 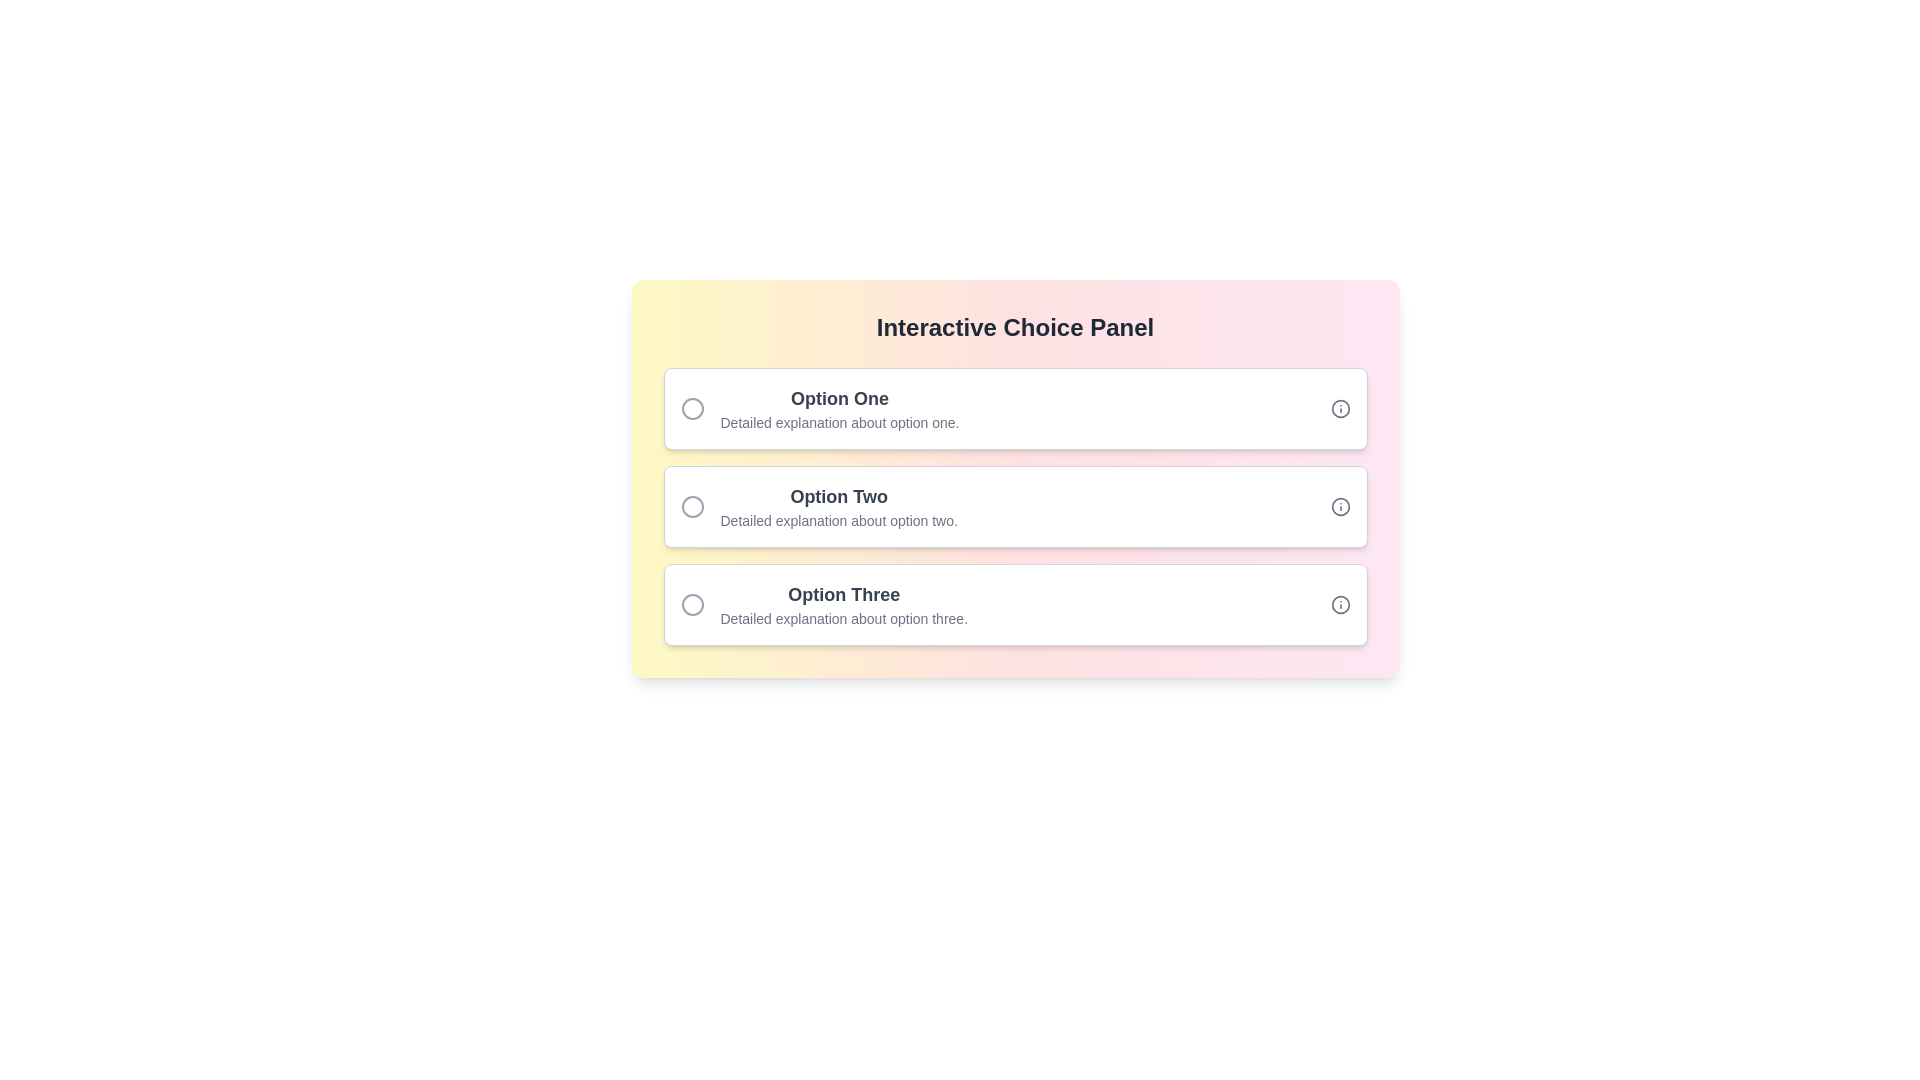 What do you see at coordinates (1015, 478) in the screenshot?
I see `'Option One', 'Option Two', or 'Option Three' in the choice panel` at bounding box center [1015, 478].